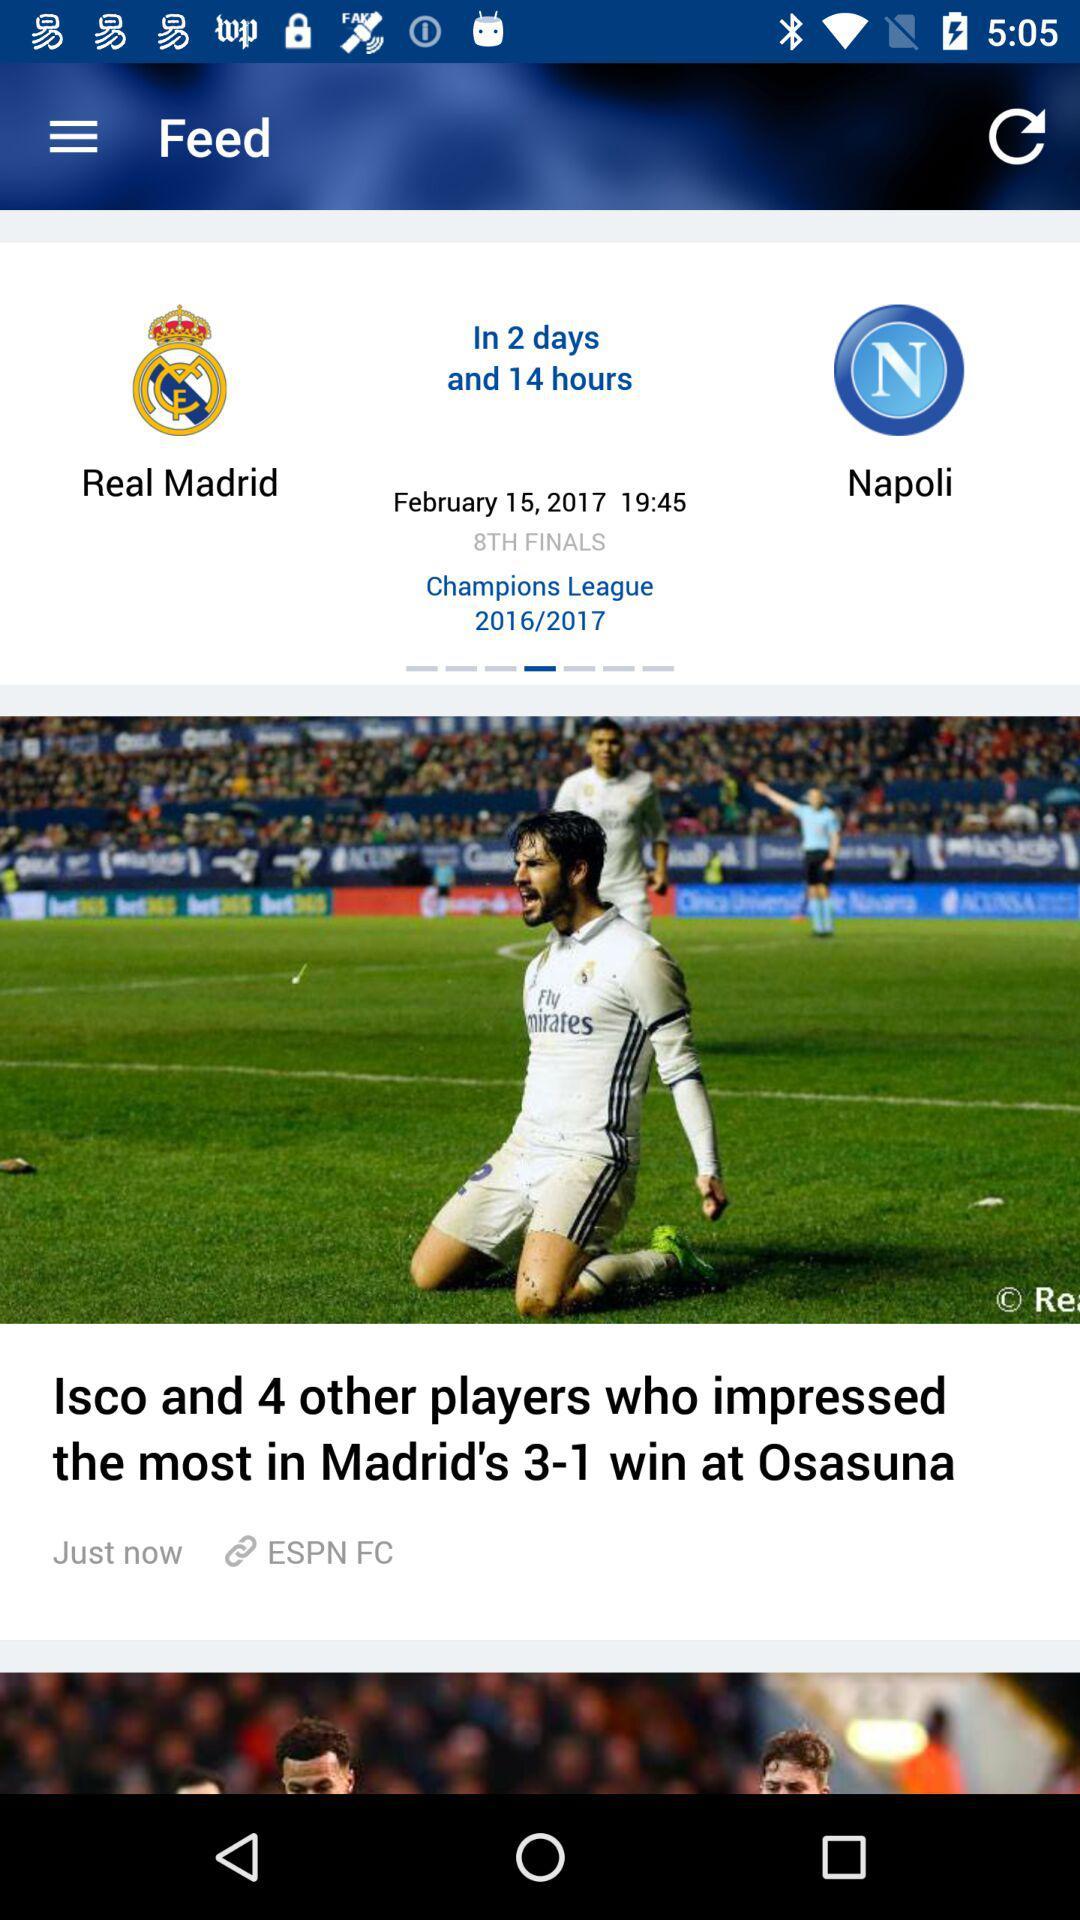  Describe the element at coordinates (72, 135) in the screenshot. I see `item to the left of feed icon` at that location.